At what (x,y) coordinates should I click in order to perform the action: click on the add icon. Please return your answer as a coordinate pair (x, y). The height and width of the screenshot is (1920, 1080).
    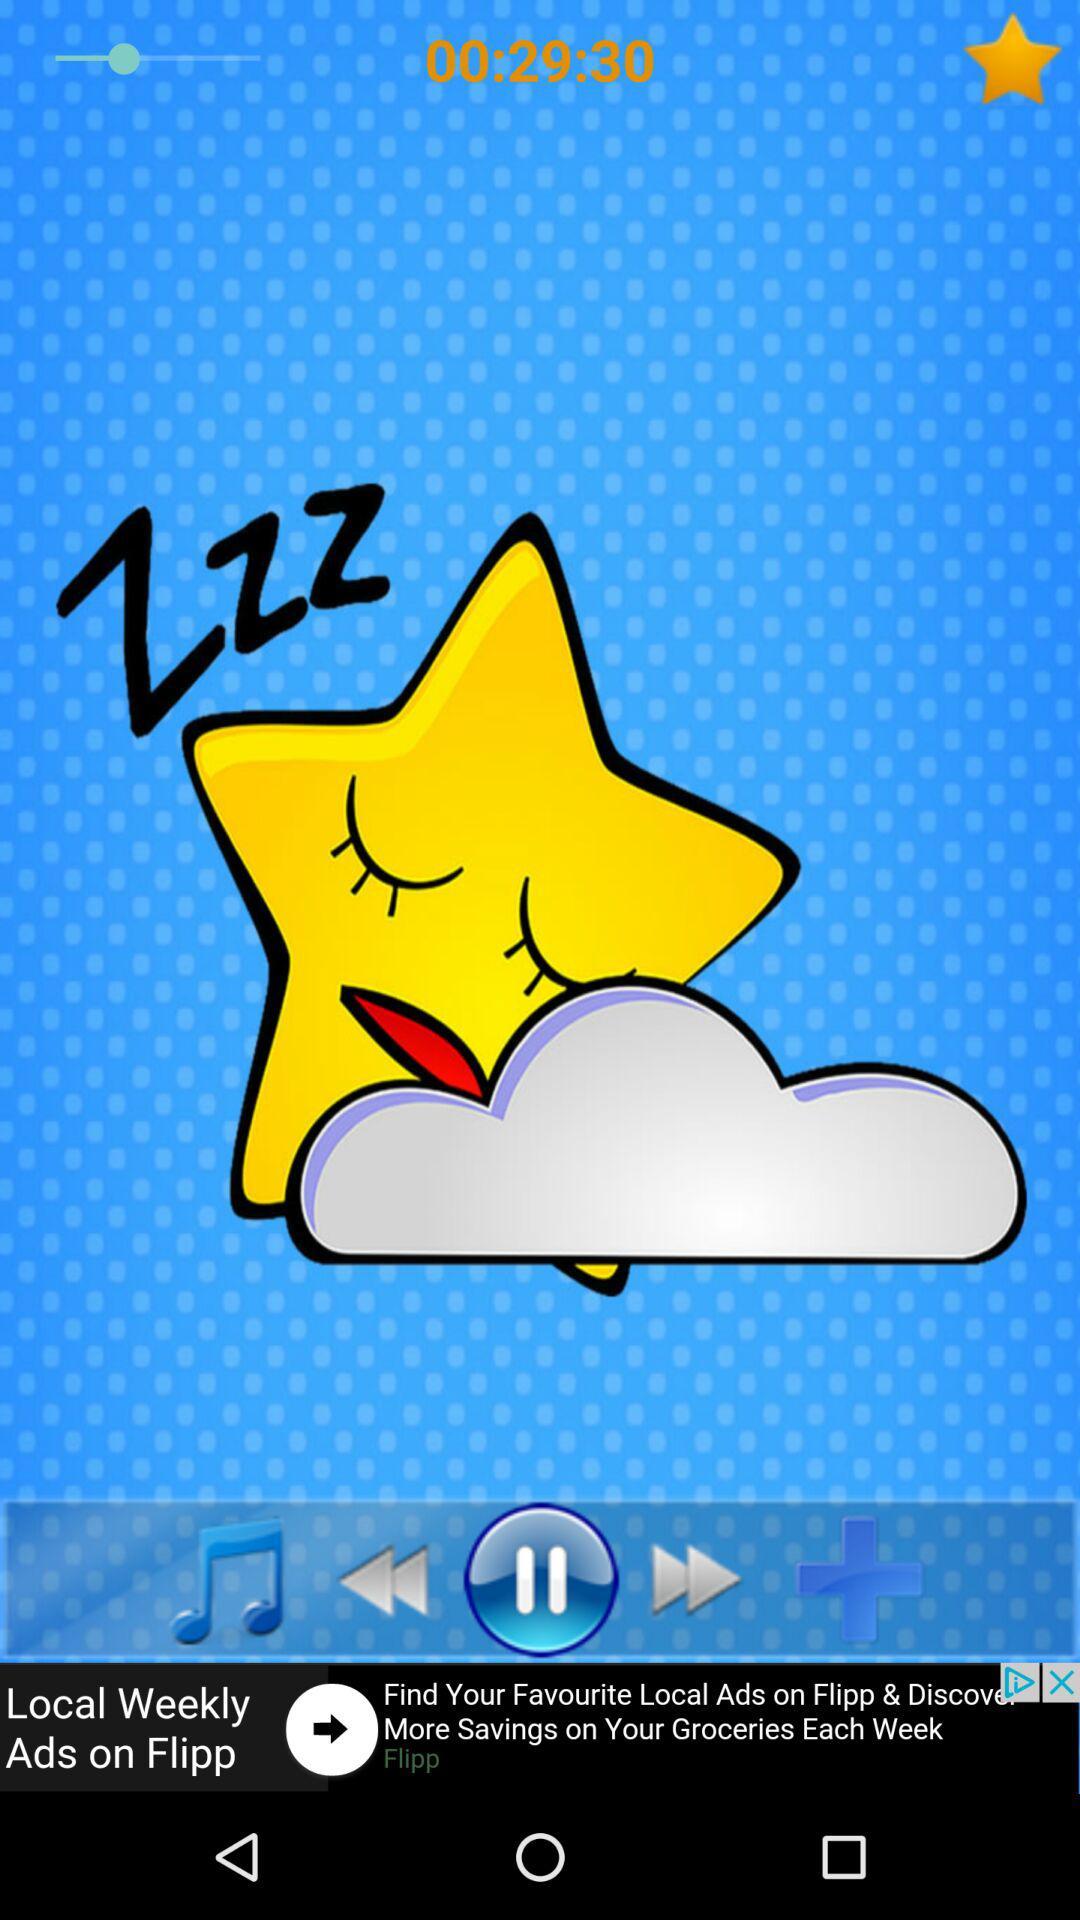
    Looking at the image, I should click on (874, 1577).